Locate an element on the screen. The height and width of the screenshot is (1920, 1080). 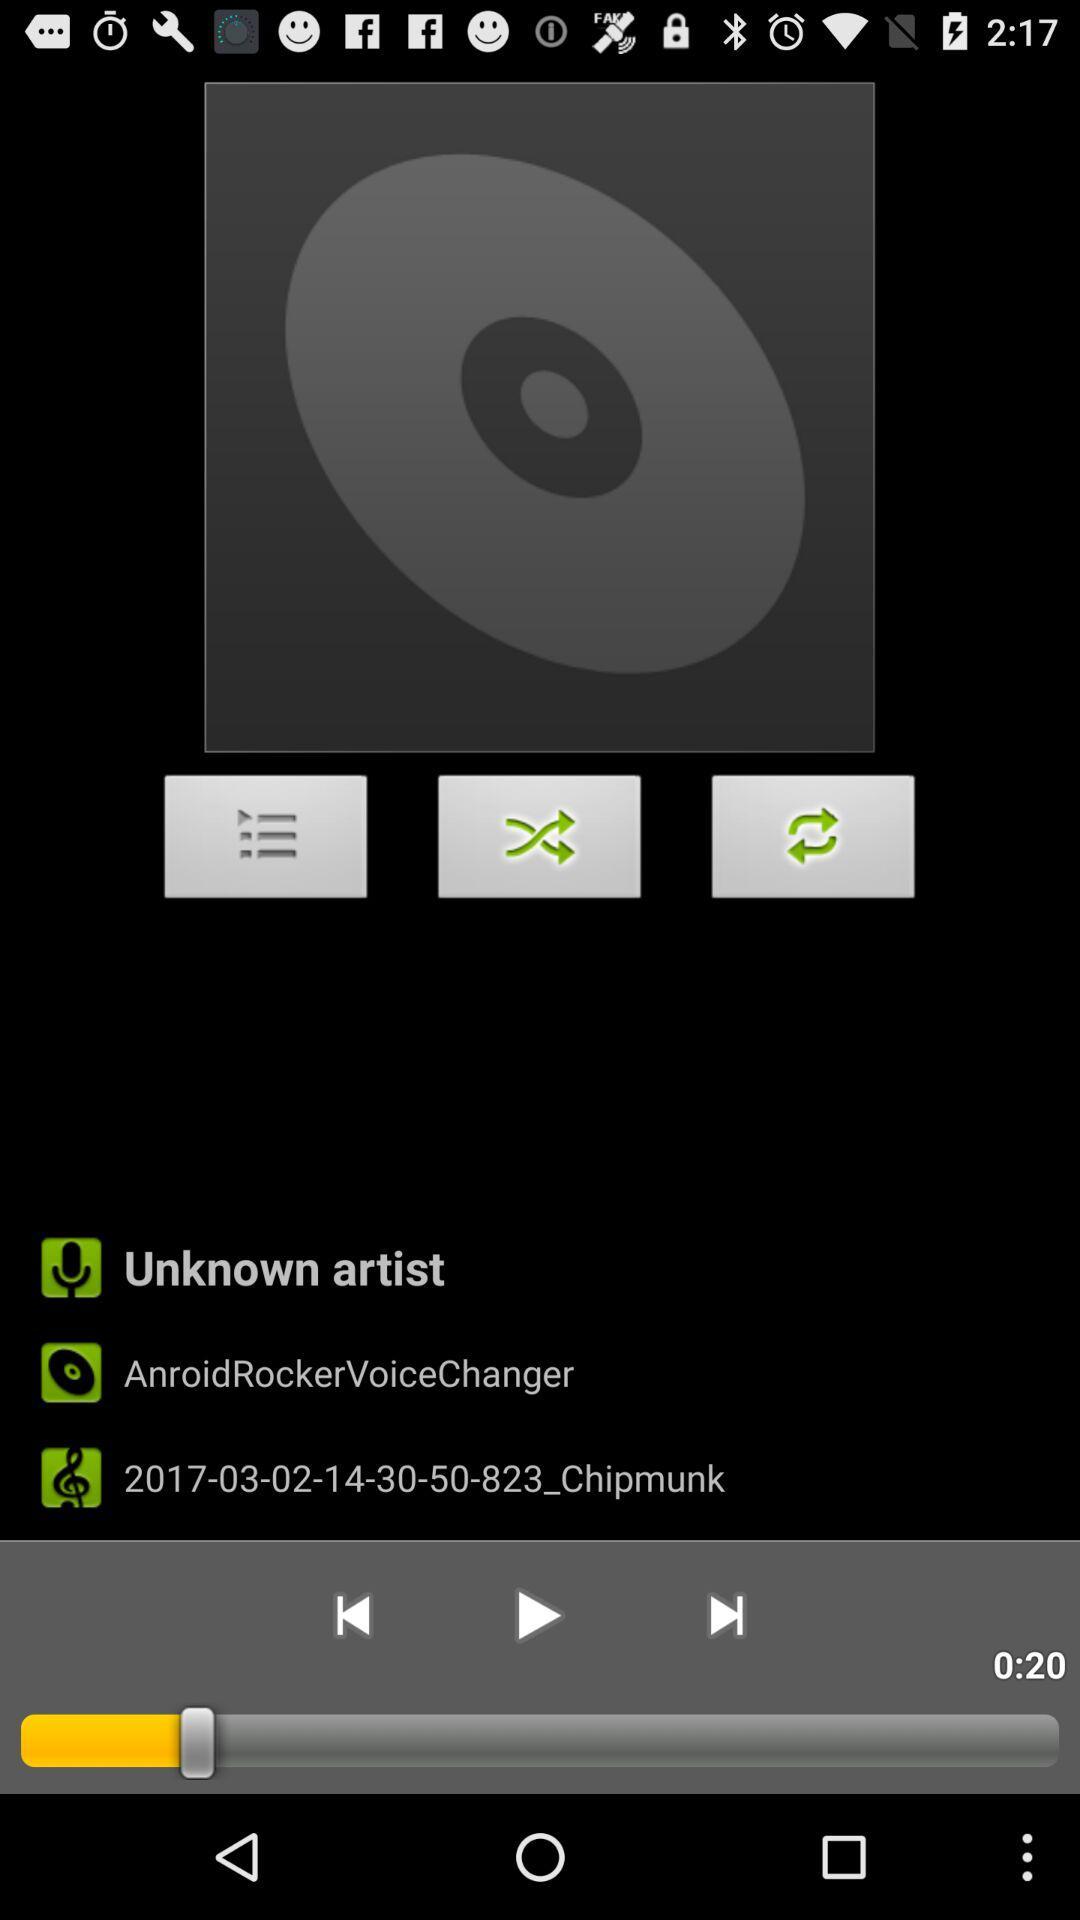
the list icon is located at coordinates (265, 900).